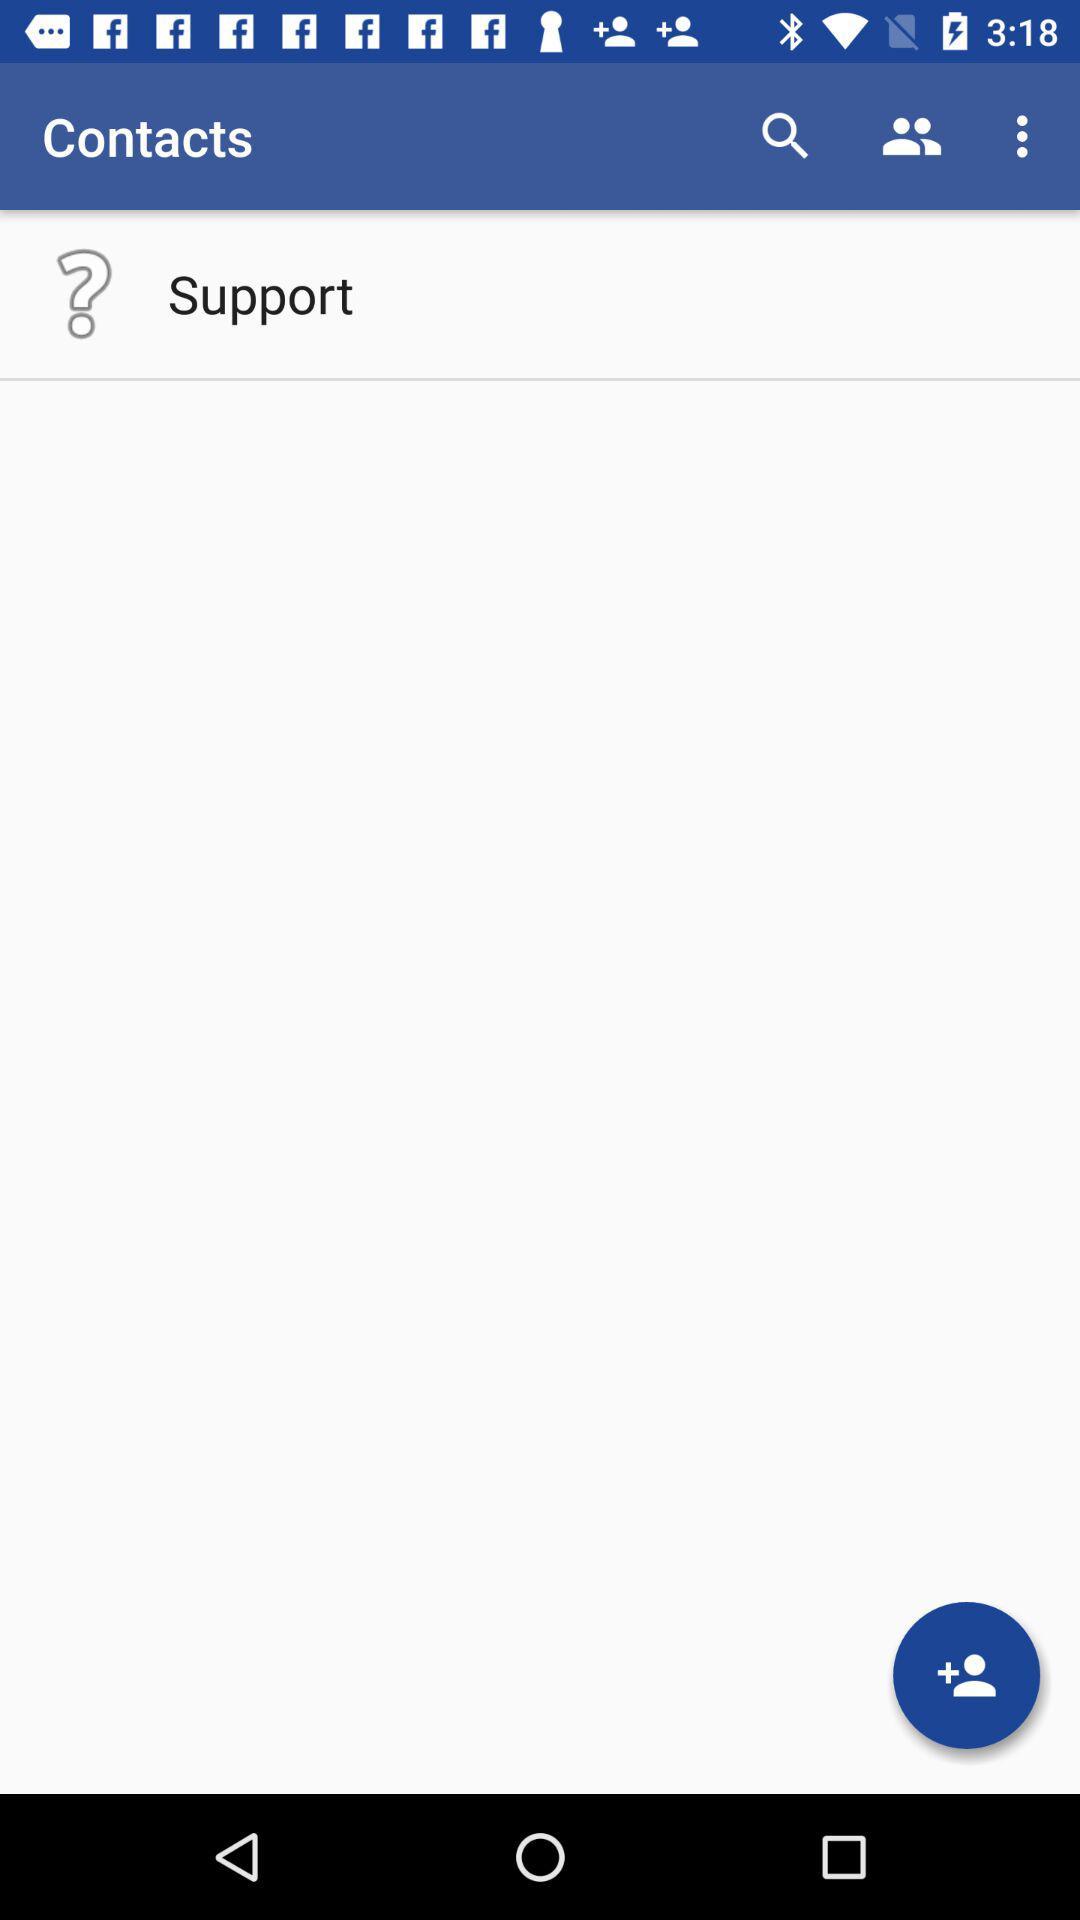 The height and width of the screenshot is (1920, 1080). Describe the element at coordinates (785, 135) in the screenshot. I see `item next to the contacts item` at that location.